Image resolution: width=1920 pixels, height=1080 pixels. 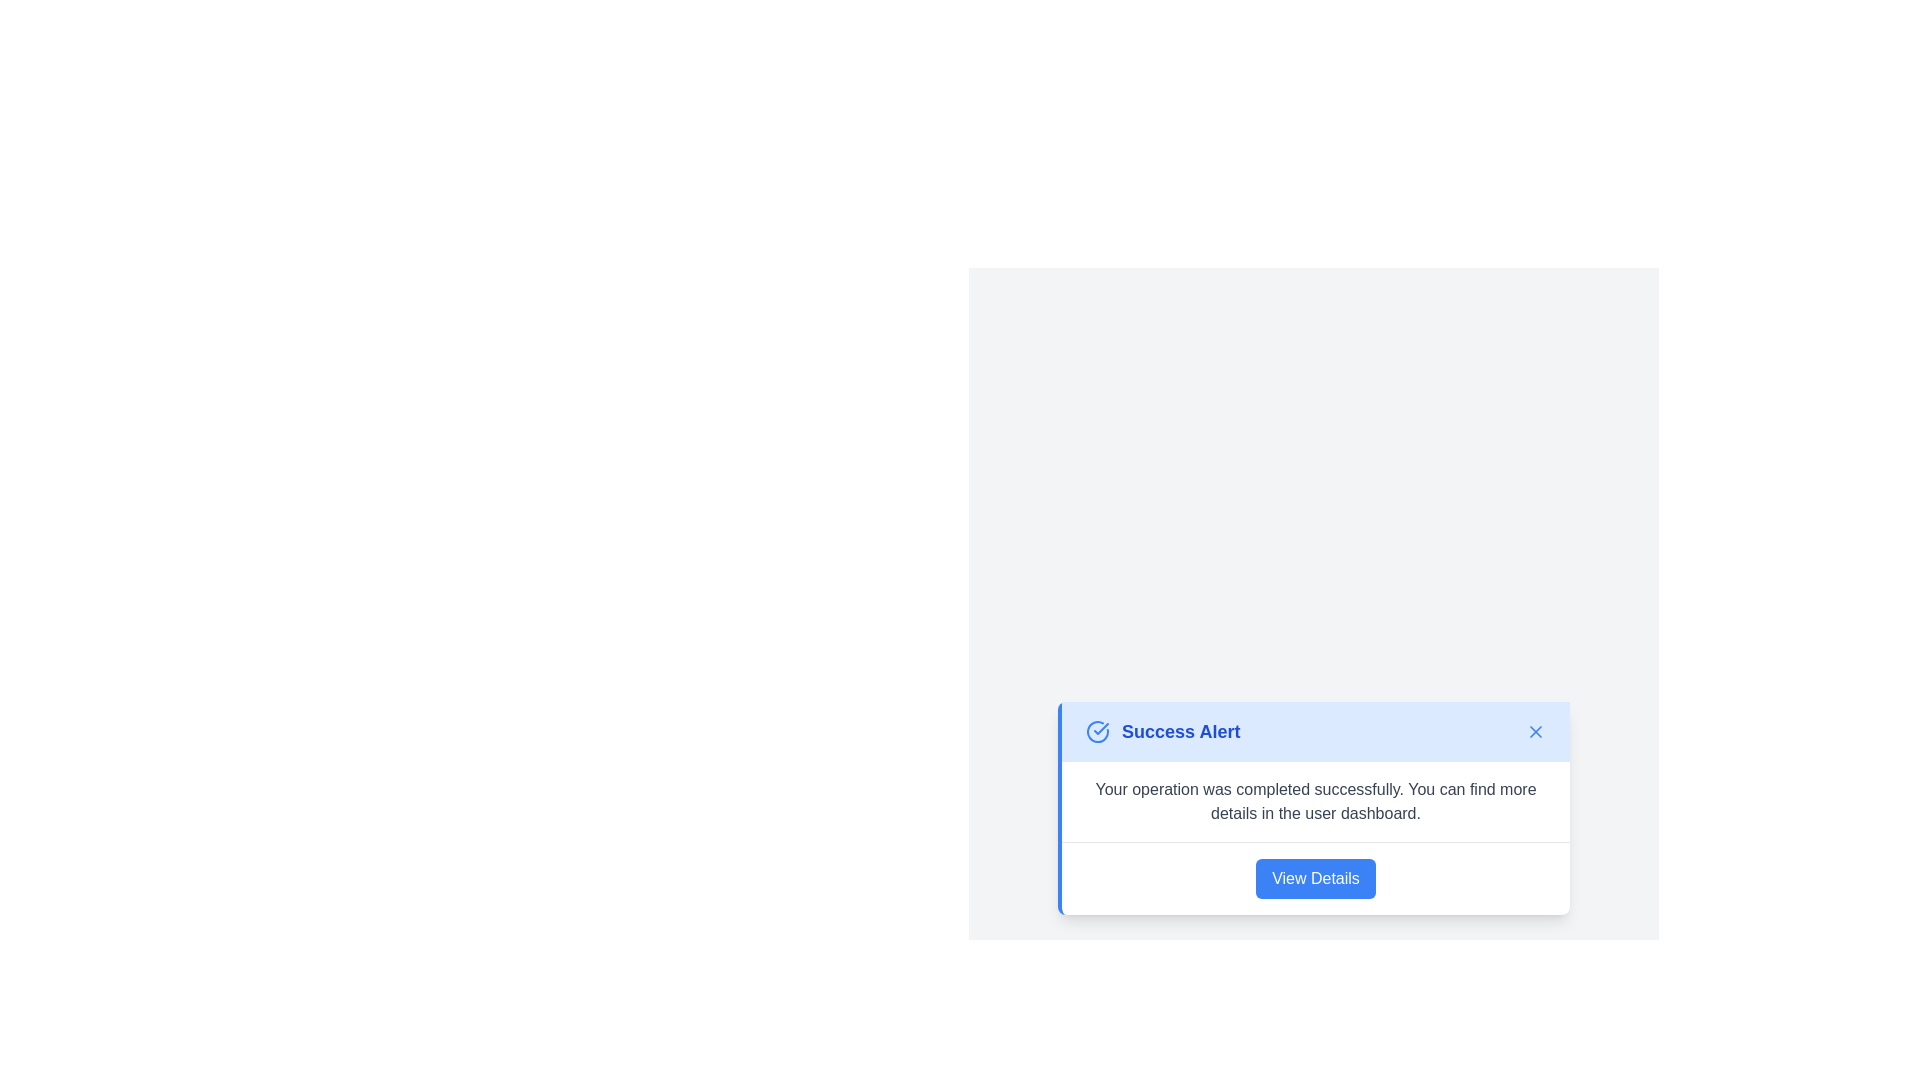 I want to click on the title text of the alert message displayed in the header region of the alert box, located to the right of the icon, so click(x=1181, y=731).